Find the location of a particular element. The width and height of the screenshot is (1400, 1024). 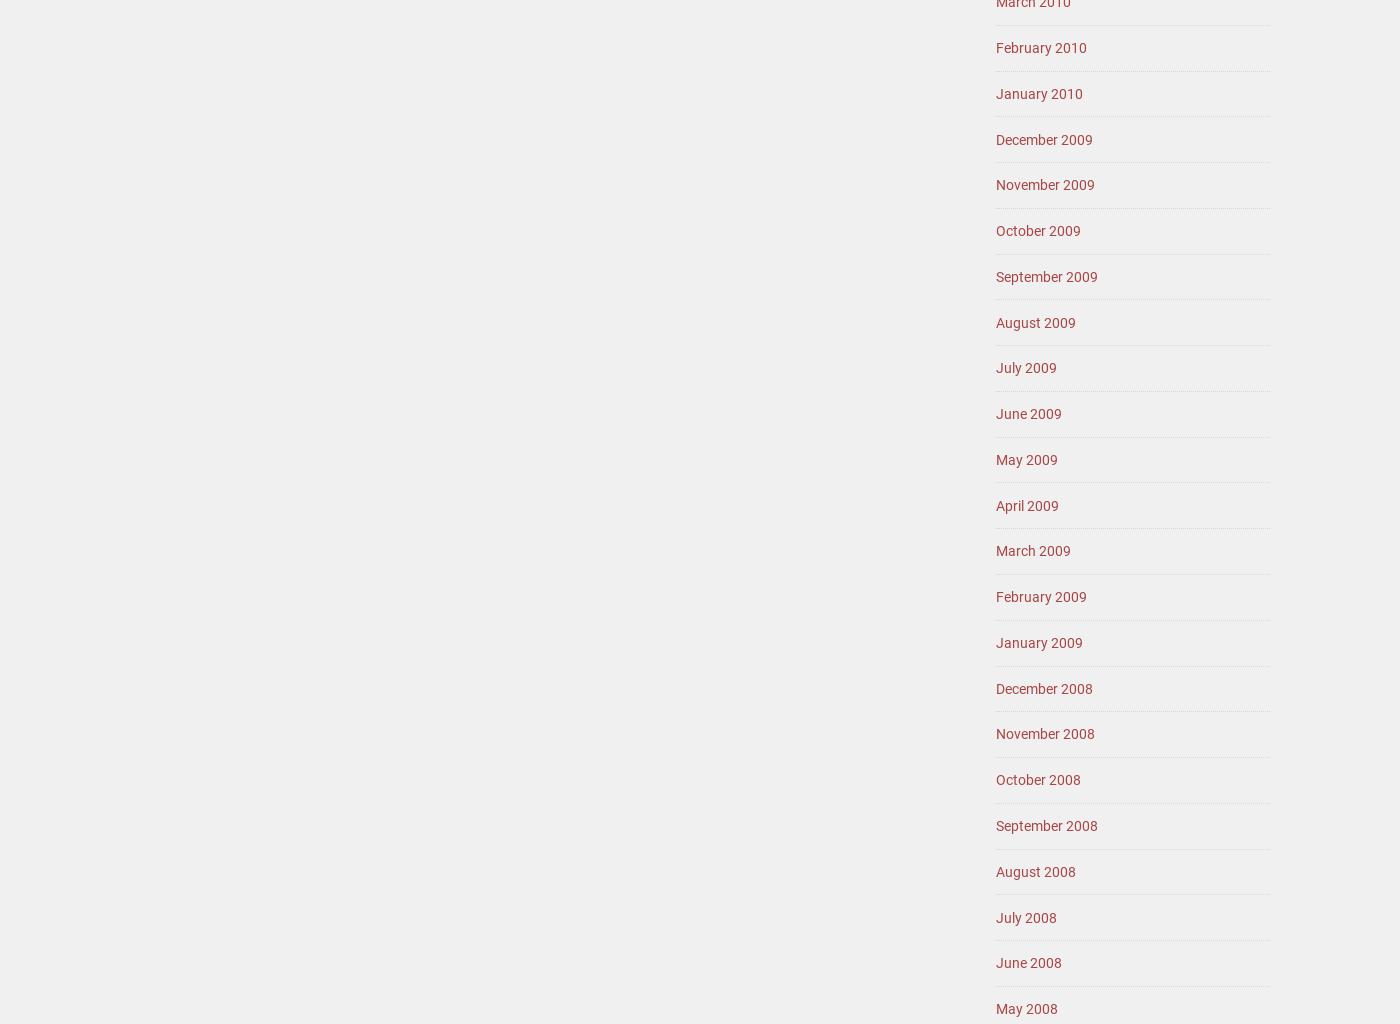

'September 2009' is located at coordinates (995, 275).